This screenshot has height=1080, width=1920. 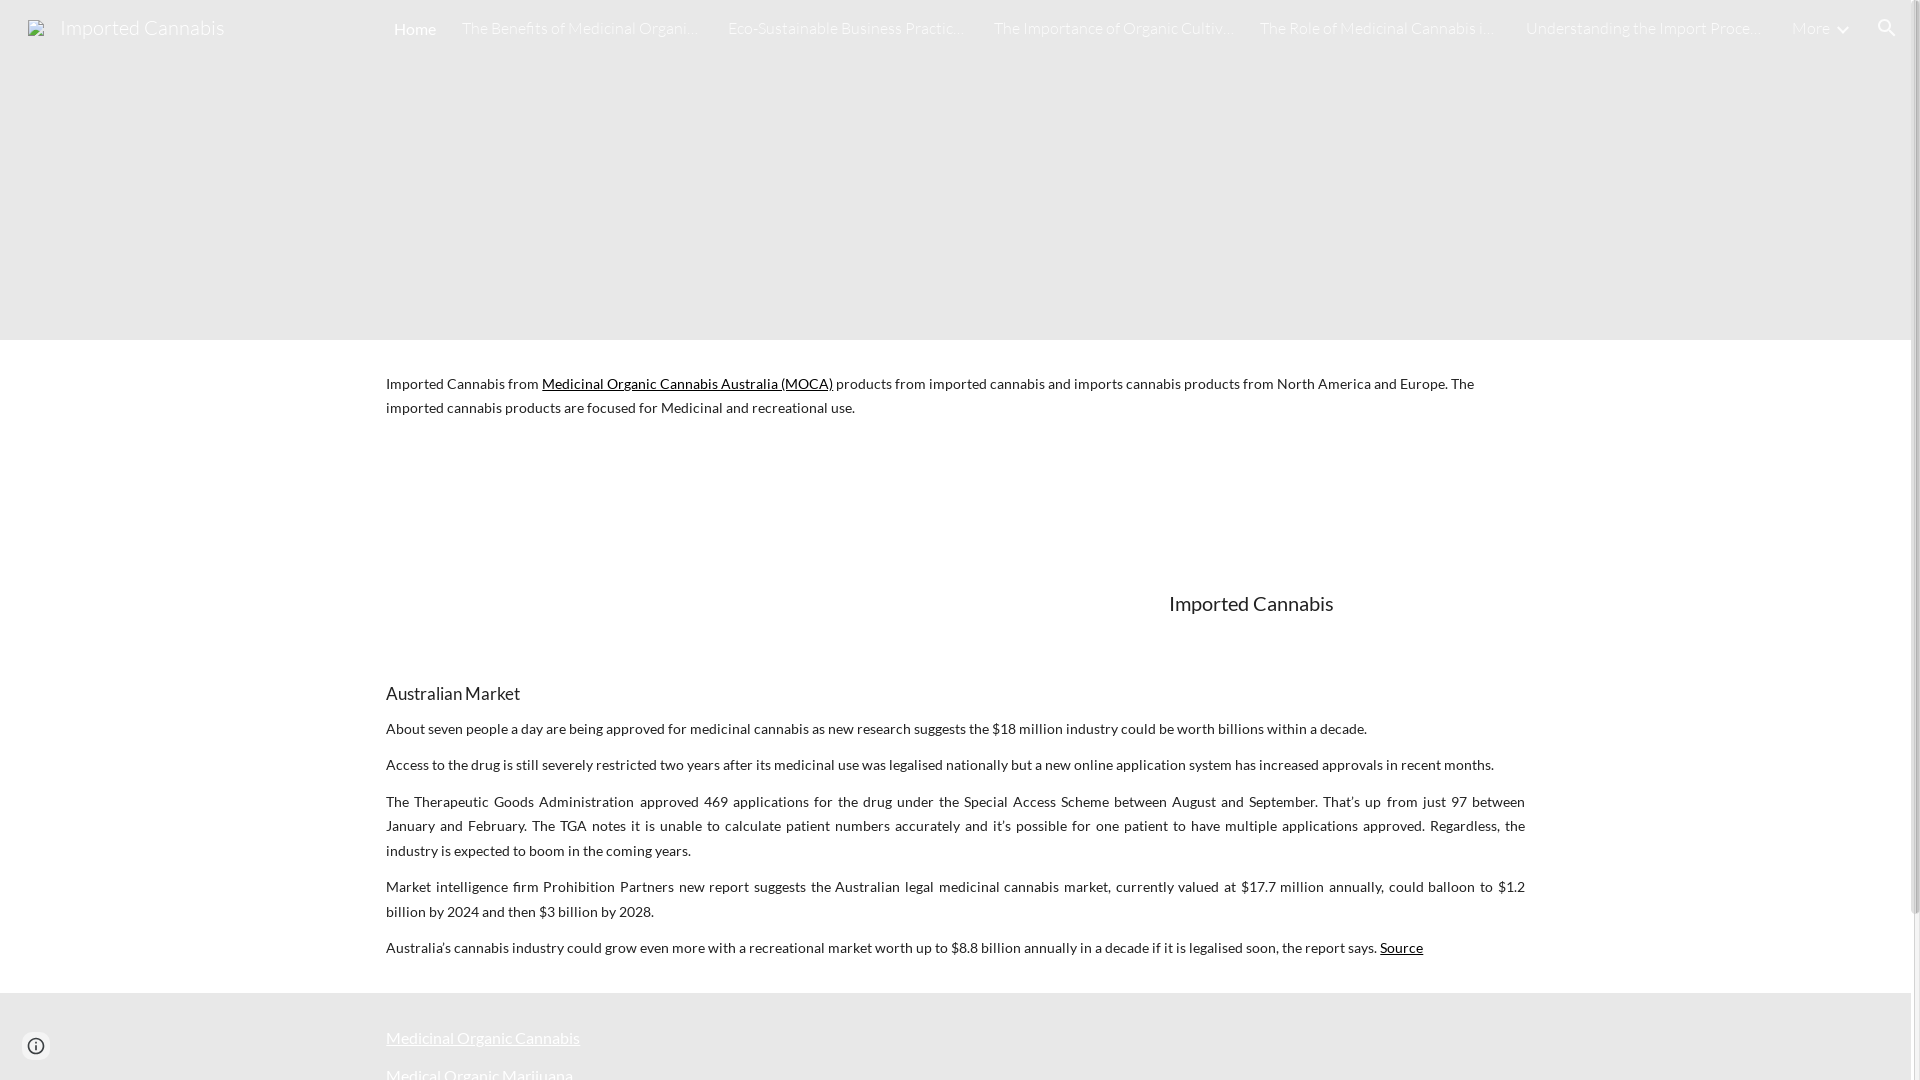 I want to click on 'Expand/Collapse', so click(x=1841, y=27).